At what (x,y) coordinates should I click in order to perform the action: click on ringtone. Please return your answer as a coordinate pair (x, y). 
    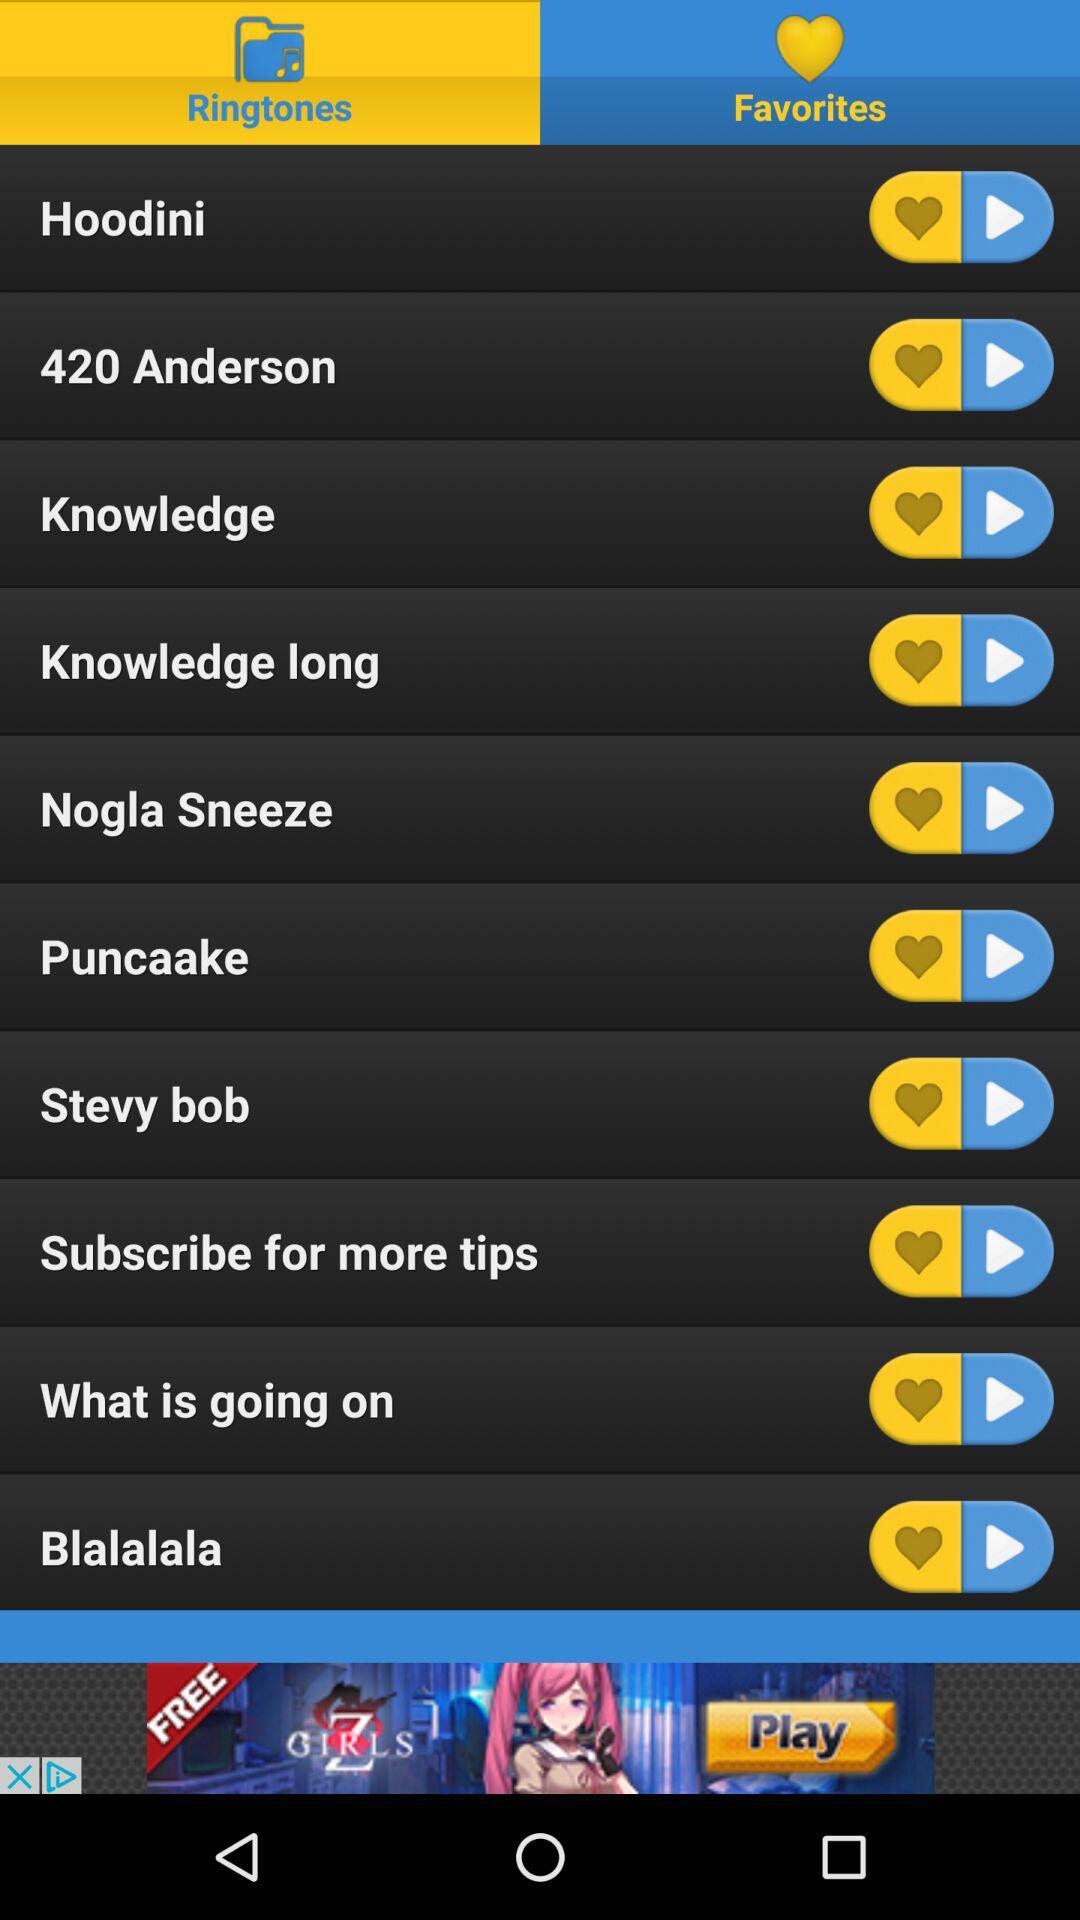
    Looking at the image, I should click on (1007, 364).